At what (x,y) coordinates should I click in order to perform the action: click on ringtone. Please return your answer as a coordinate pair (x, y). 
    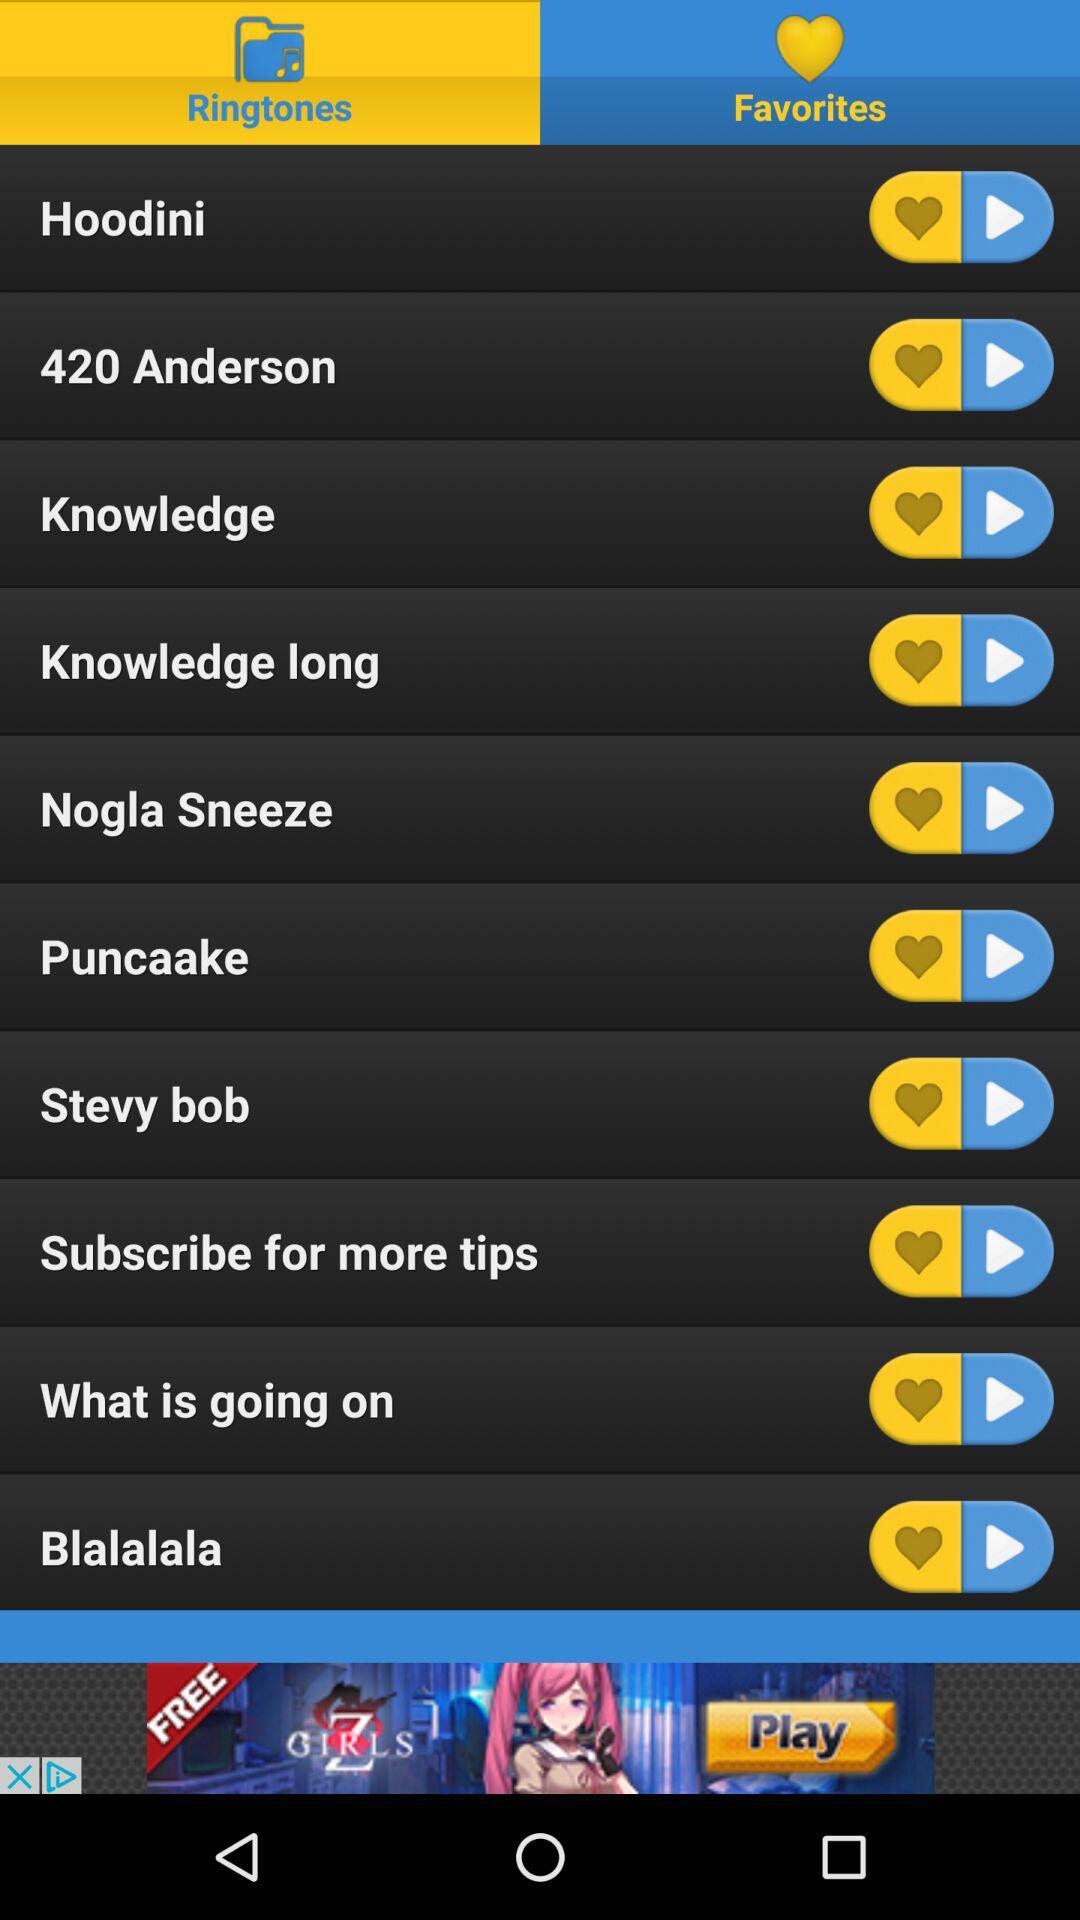
    Looking at the image, I should click on (1007, 364).